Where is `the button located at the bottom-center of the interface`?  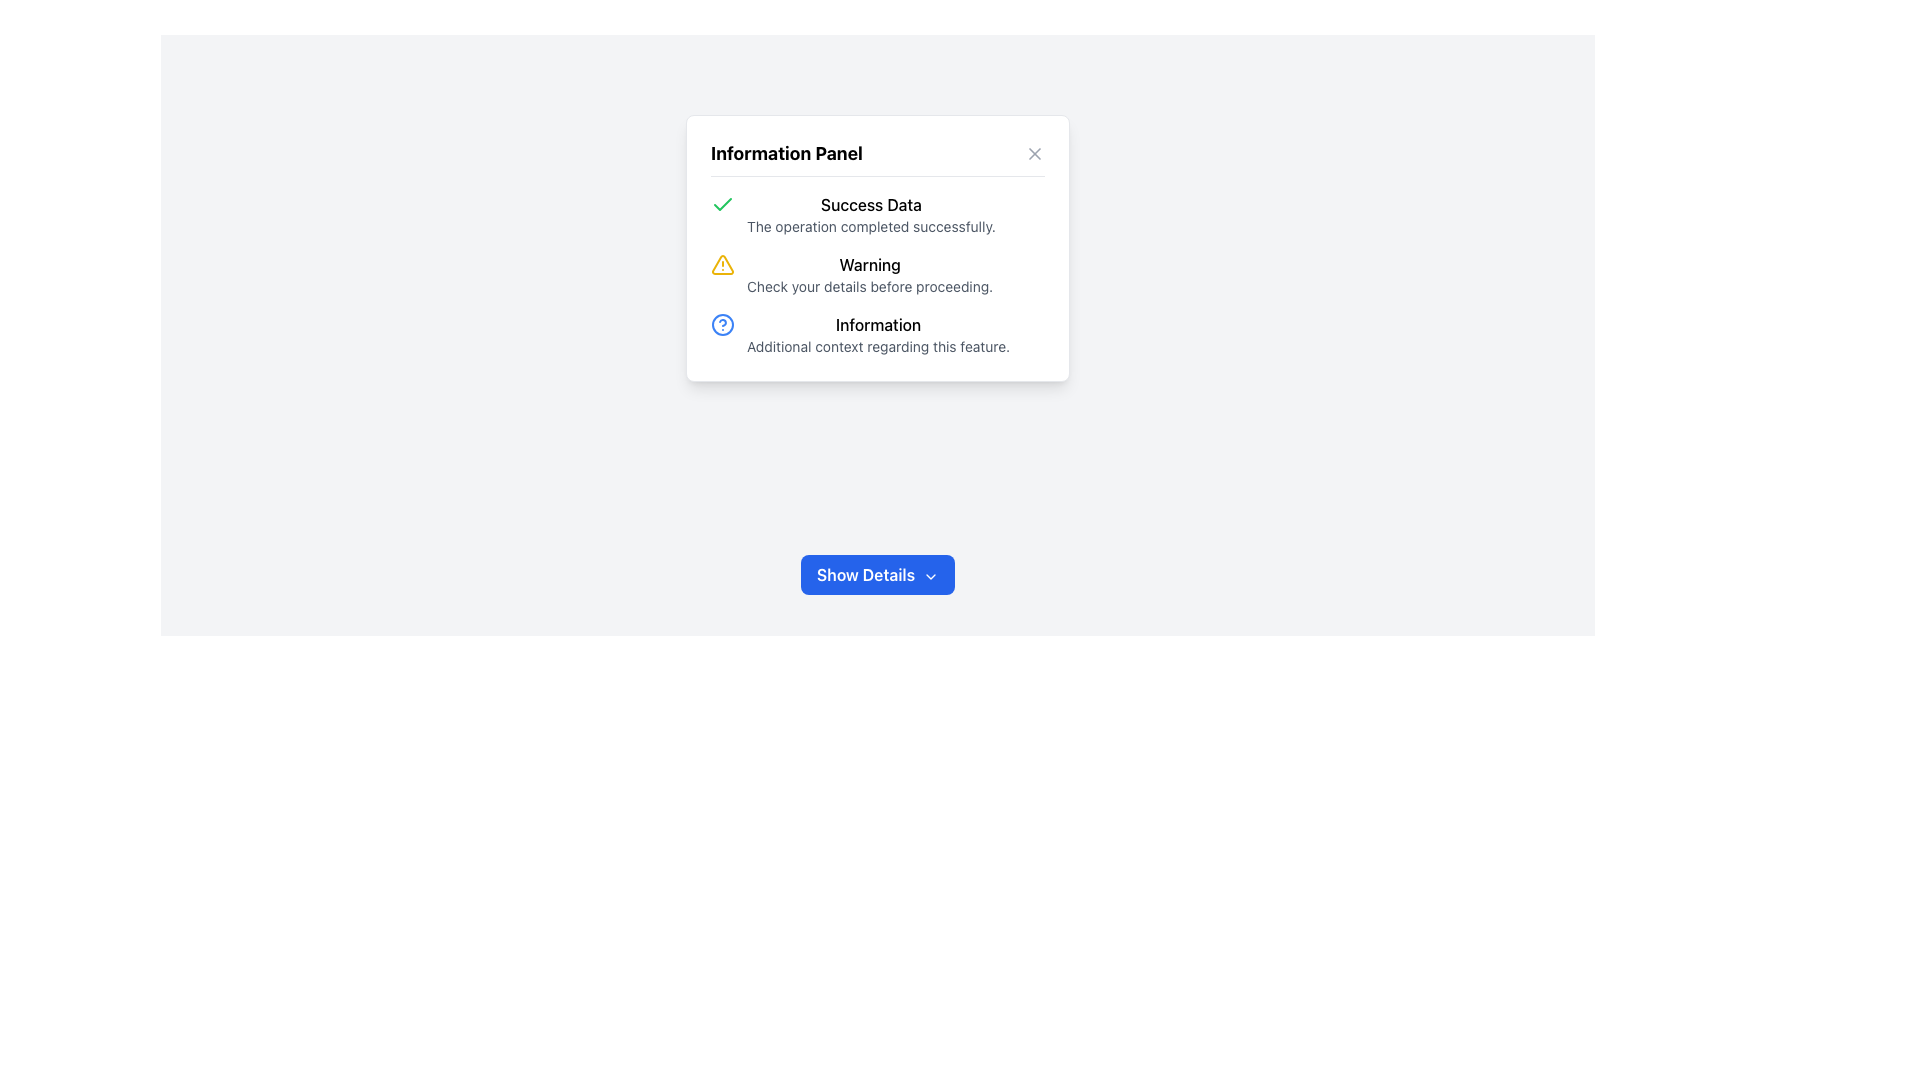
the button located at the bottom-center of the interface is located at coordinates (878, 574).